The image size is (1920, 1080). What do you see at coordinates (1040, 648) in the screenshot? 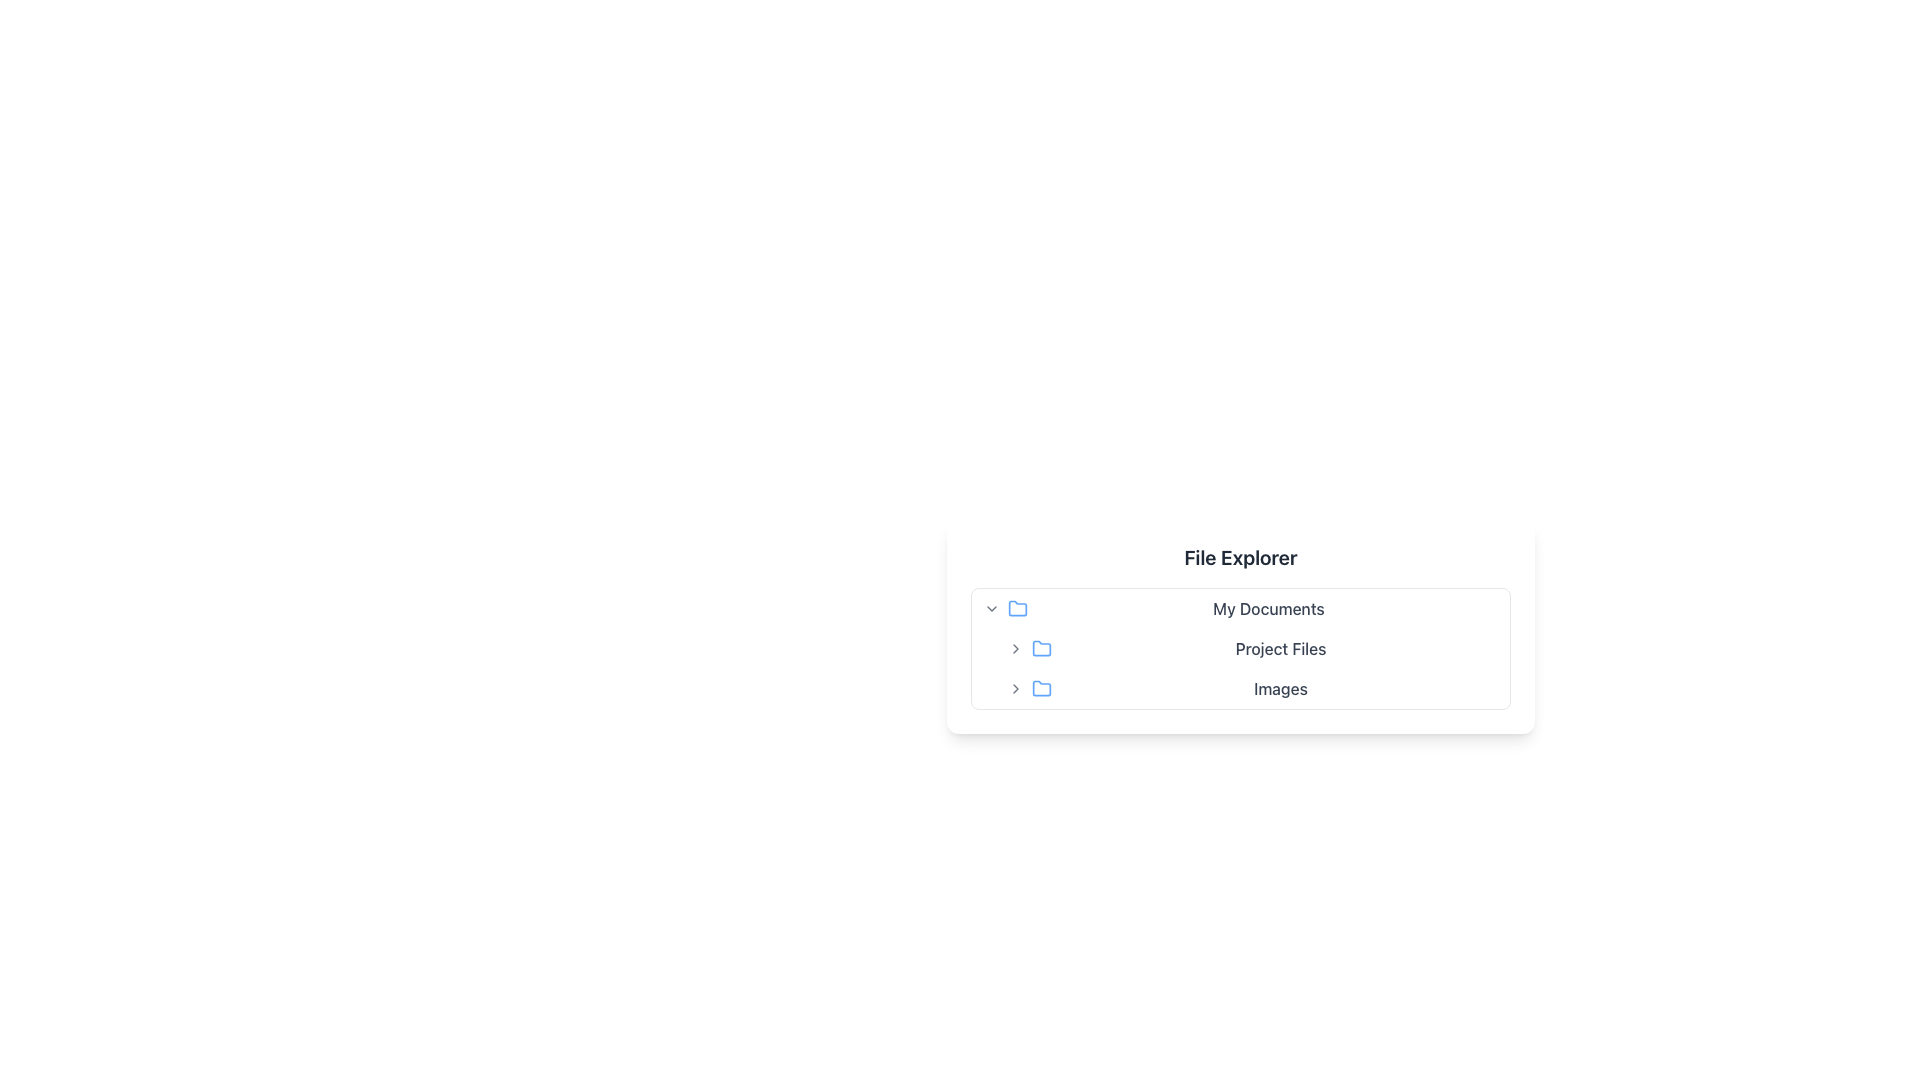
I see `the folder icon with a blue outline next to the text 'Project Files' in the file explorer interface` at bounding box center [1040, 648].